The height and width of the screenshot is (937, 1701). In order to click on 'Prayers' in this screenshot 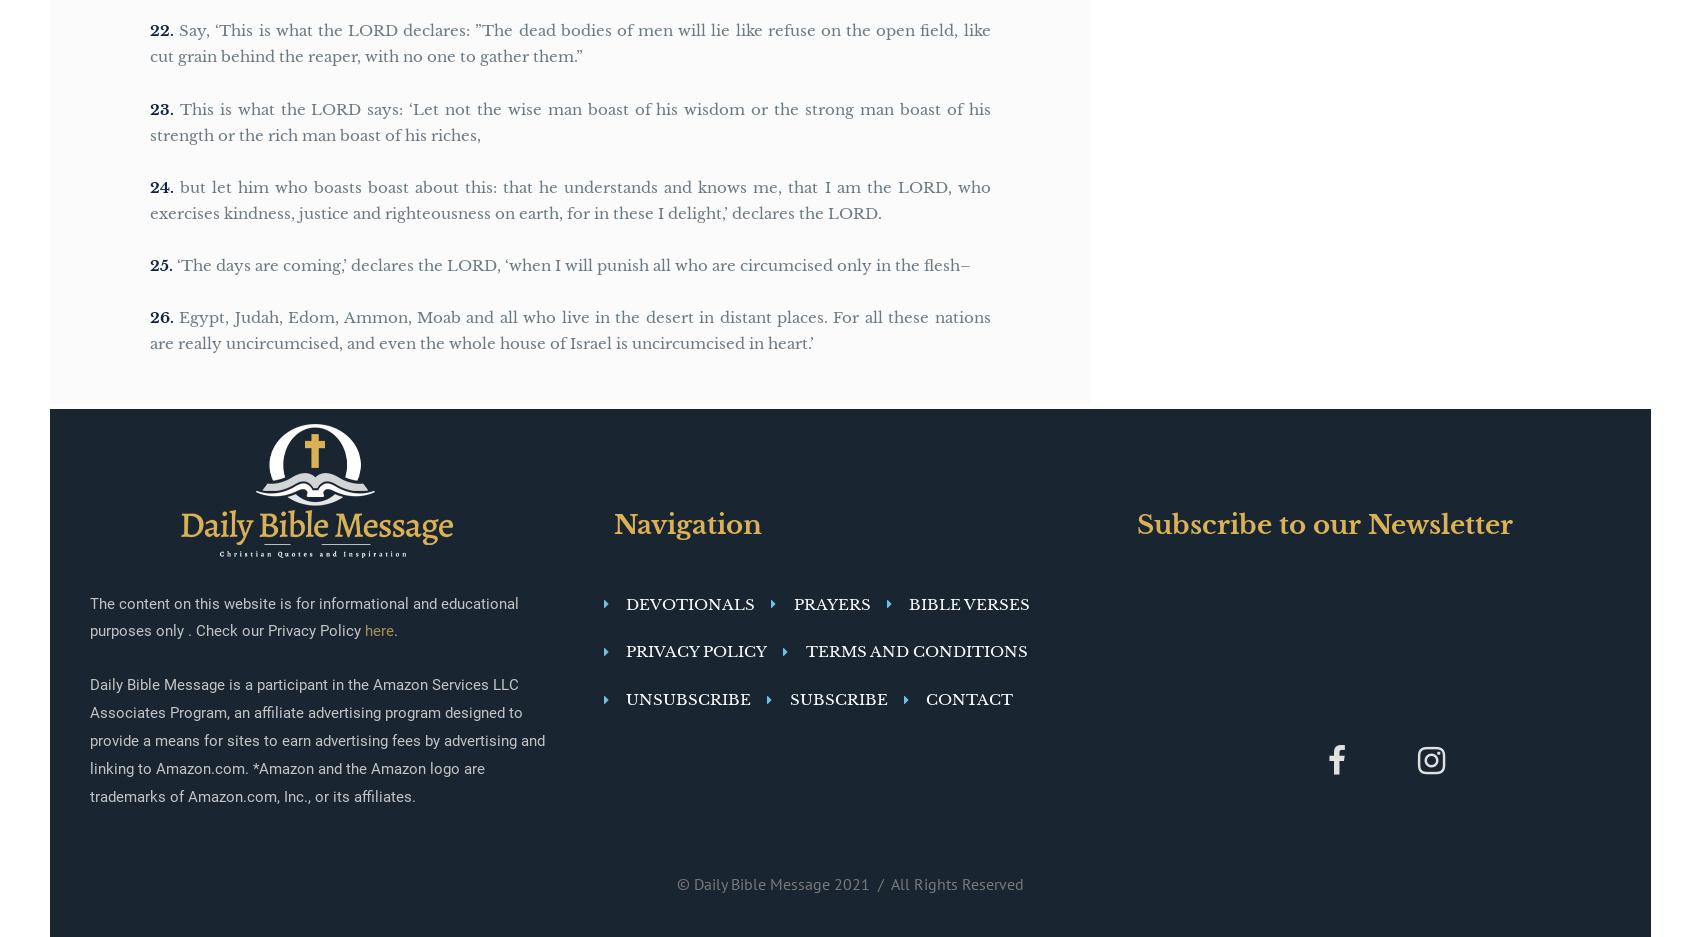, I will do `click(831, 602)`.